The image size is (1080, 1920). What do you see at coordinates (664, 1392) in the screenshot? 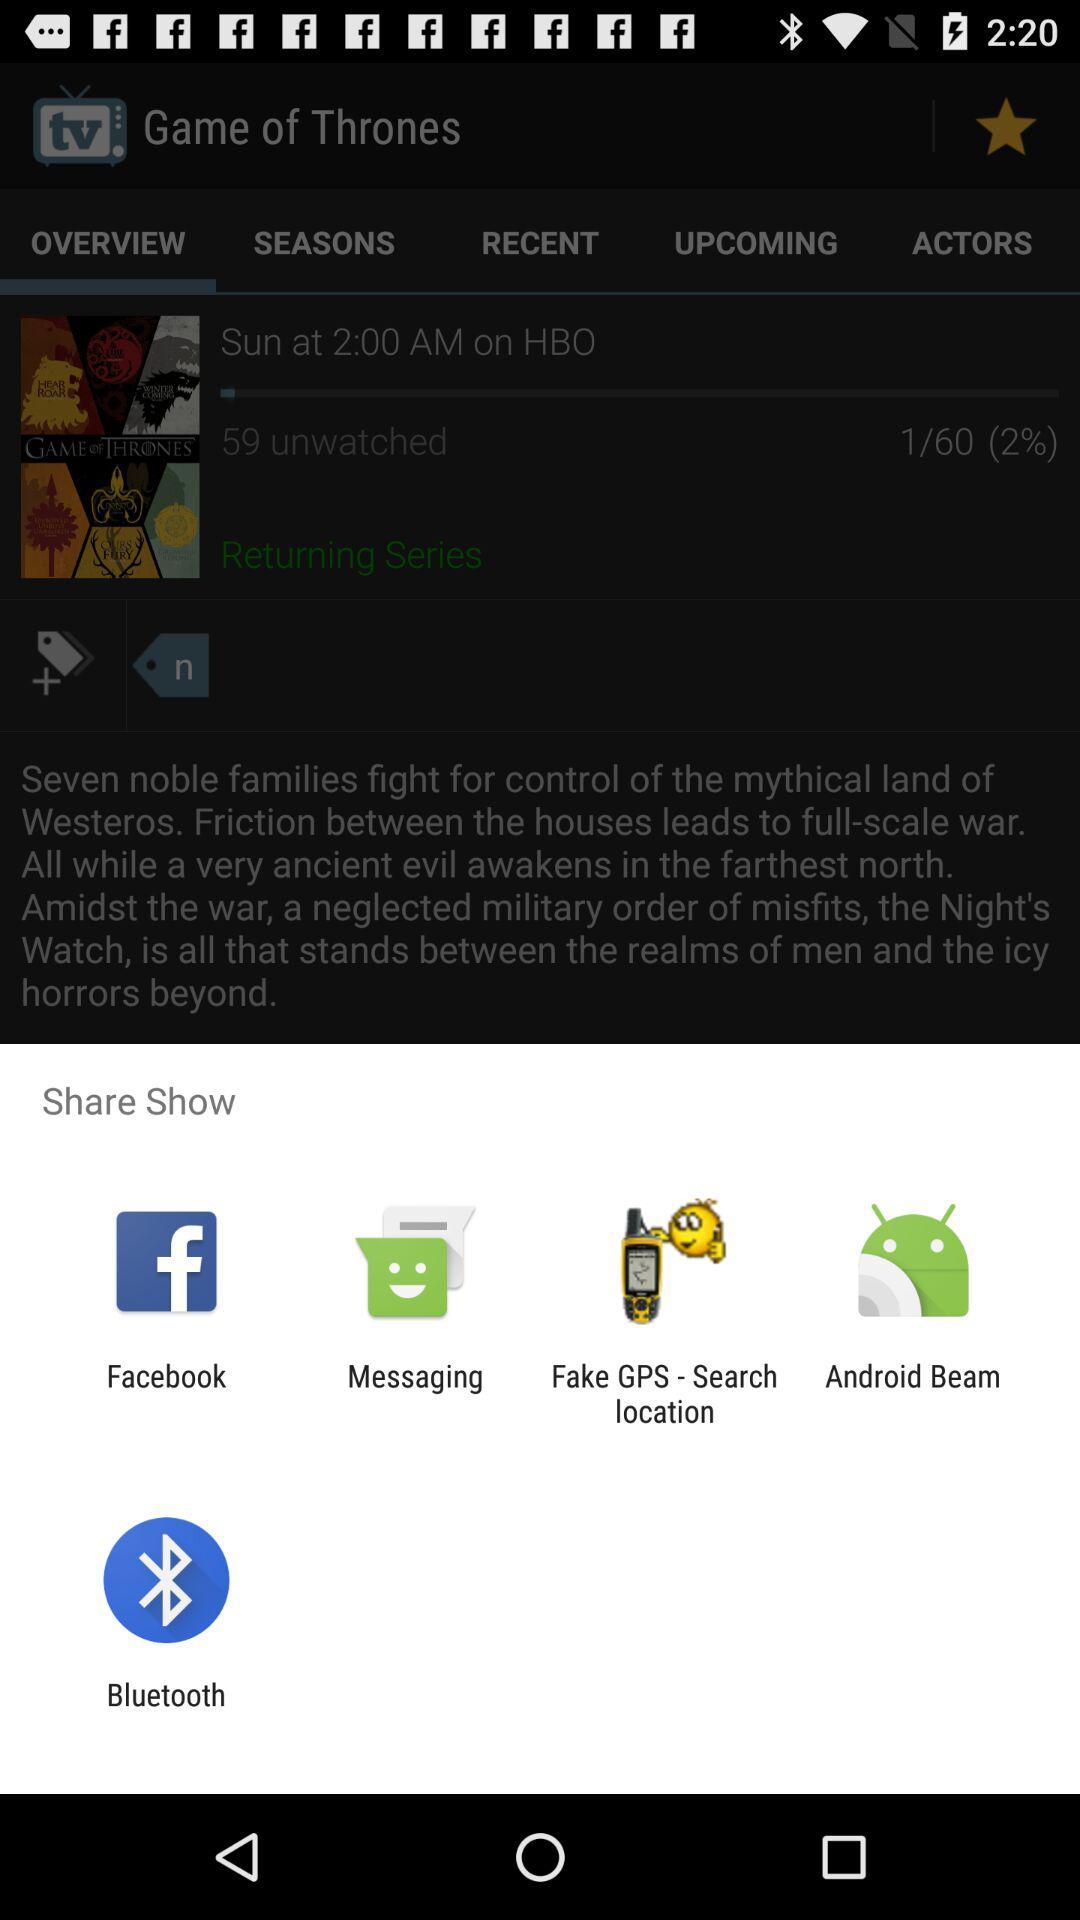
I see `the icon to the right of messaging icon` at bounding box center [664, 1392].